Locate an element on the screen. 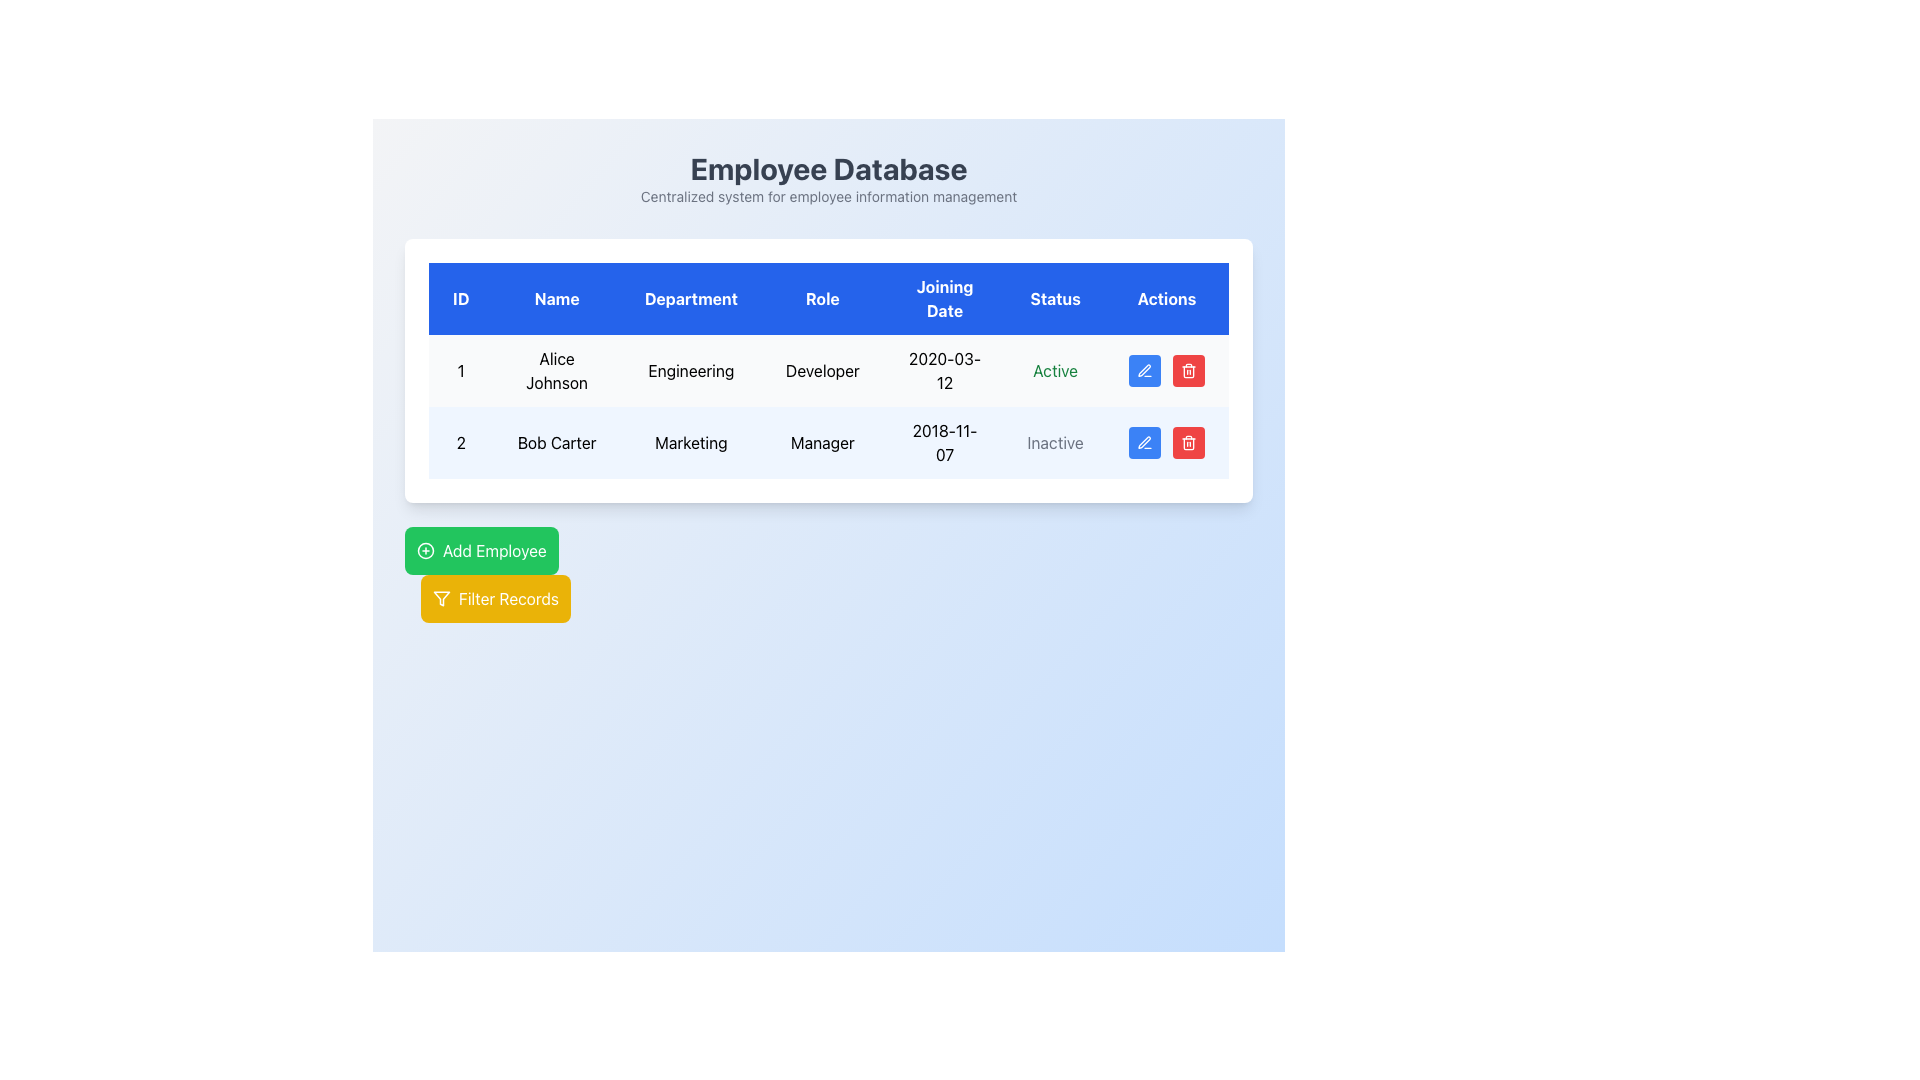  the pen icon in the 'Actions' column of the second row in the employee details table is located at coordinates (1144, 442).